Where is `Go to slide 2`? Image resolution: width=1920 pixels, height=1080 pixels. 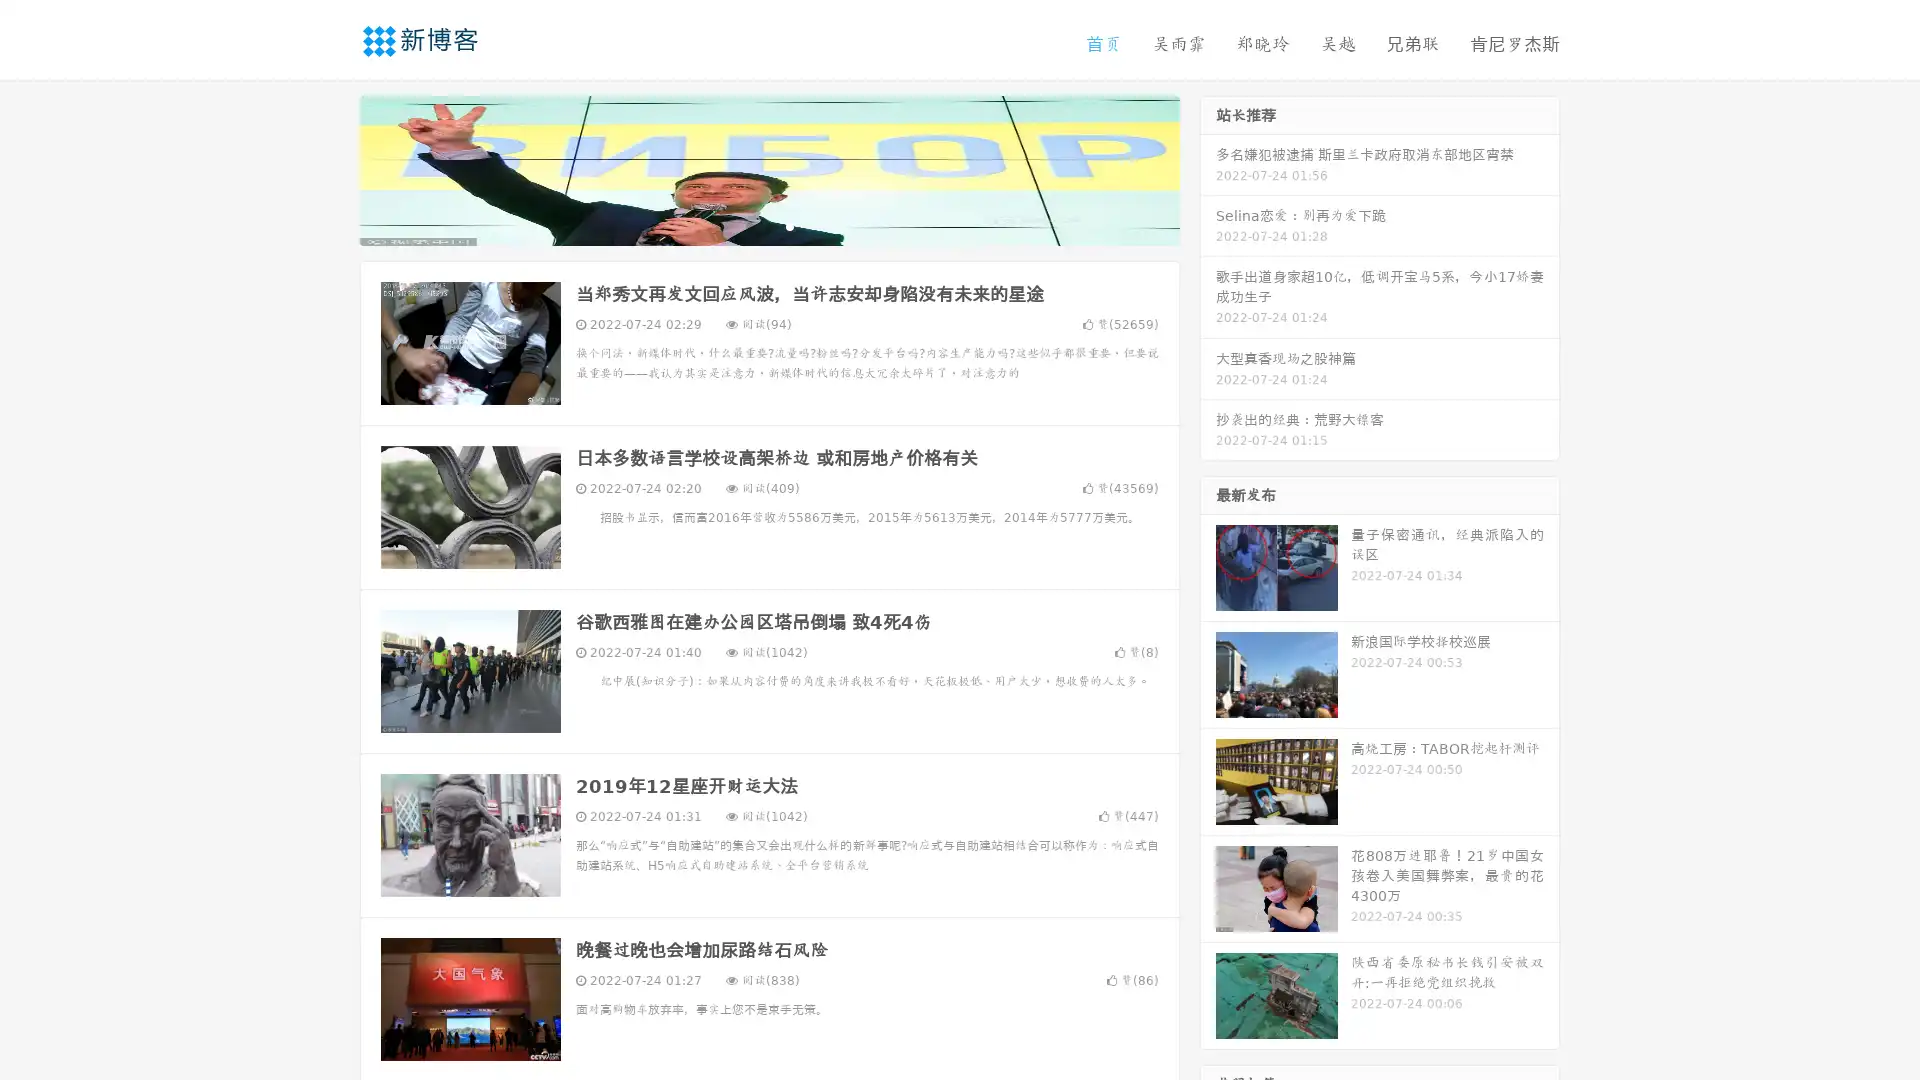
Go to slide 2 is located at coordinates (768, 225).